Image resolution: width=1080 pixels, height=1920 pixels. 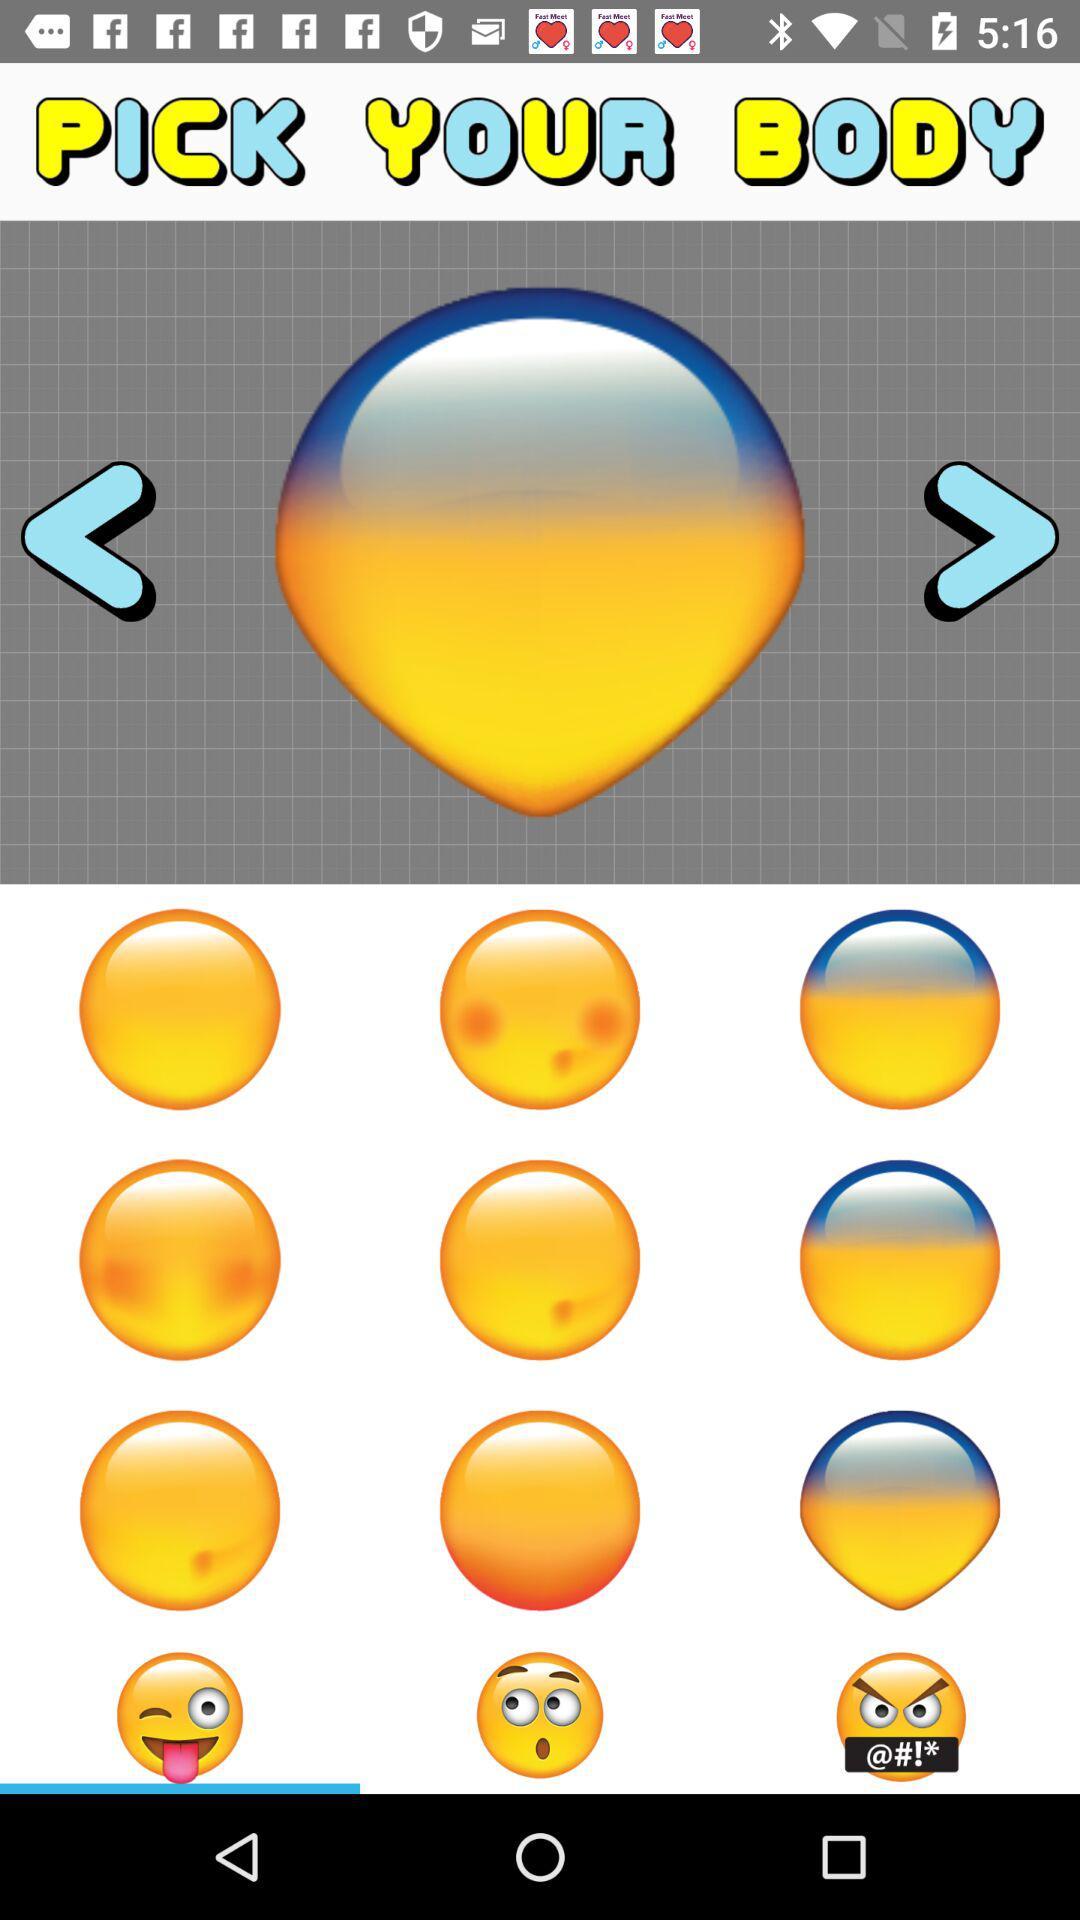 I want to click on choose body, so click(x=898, y=1510).